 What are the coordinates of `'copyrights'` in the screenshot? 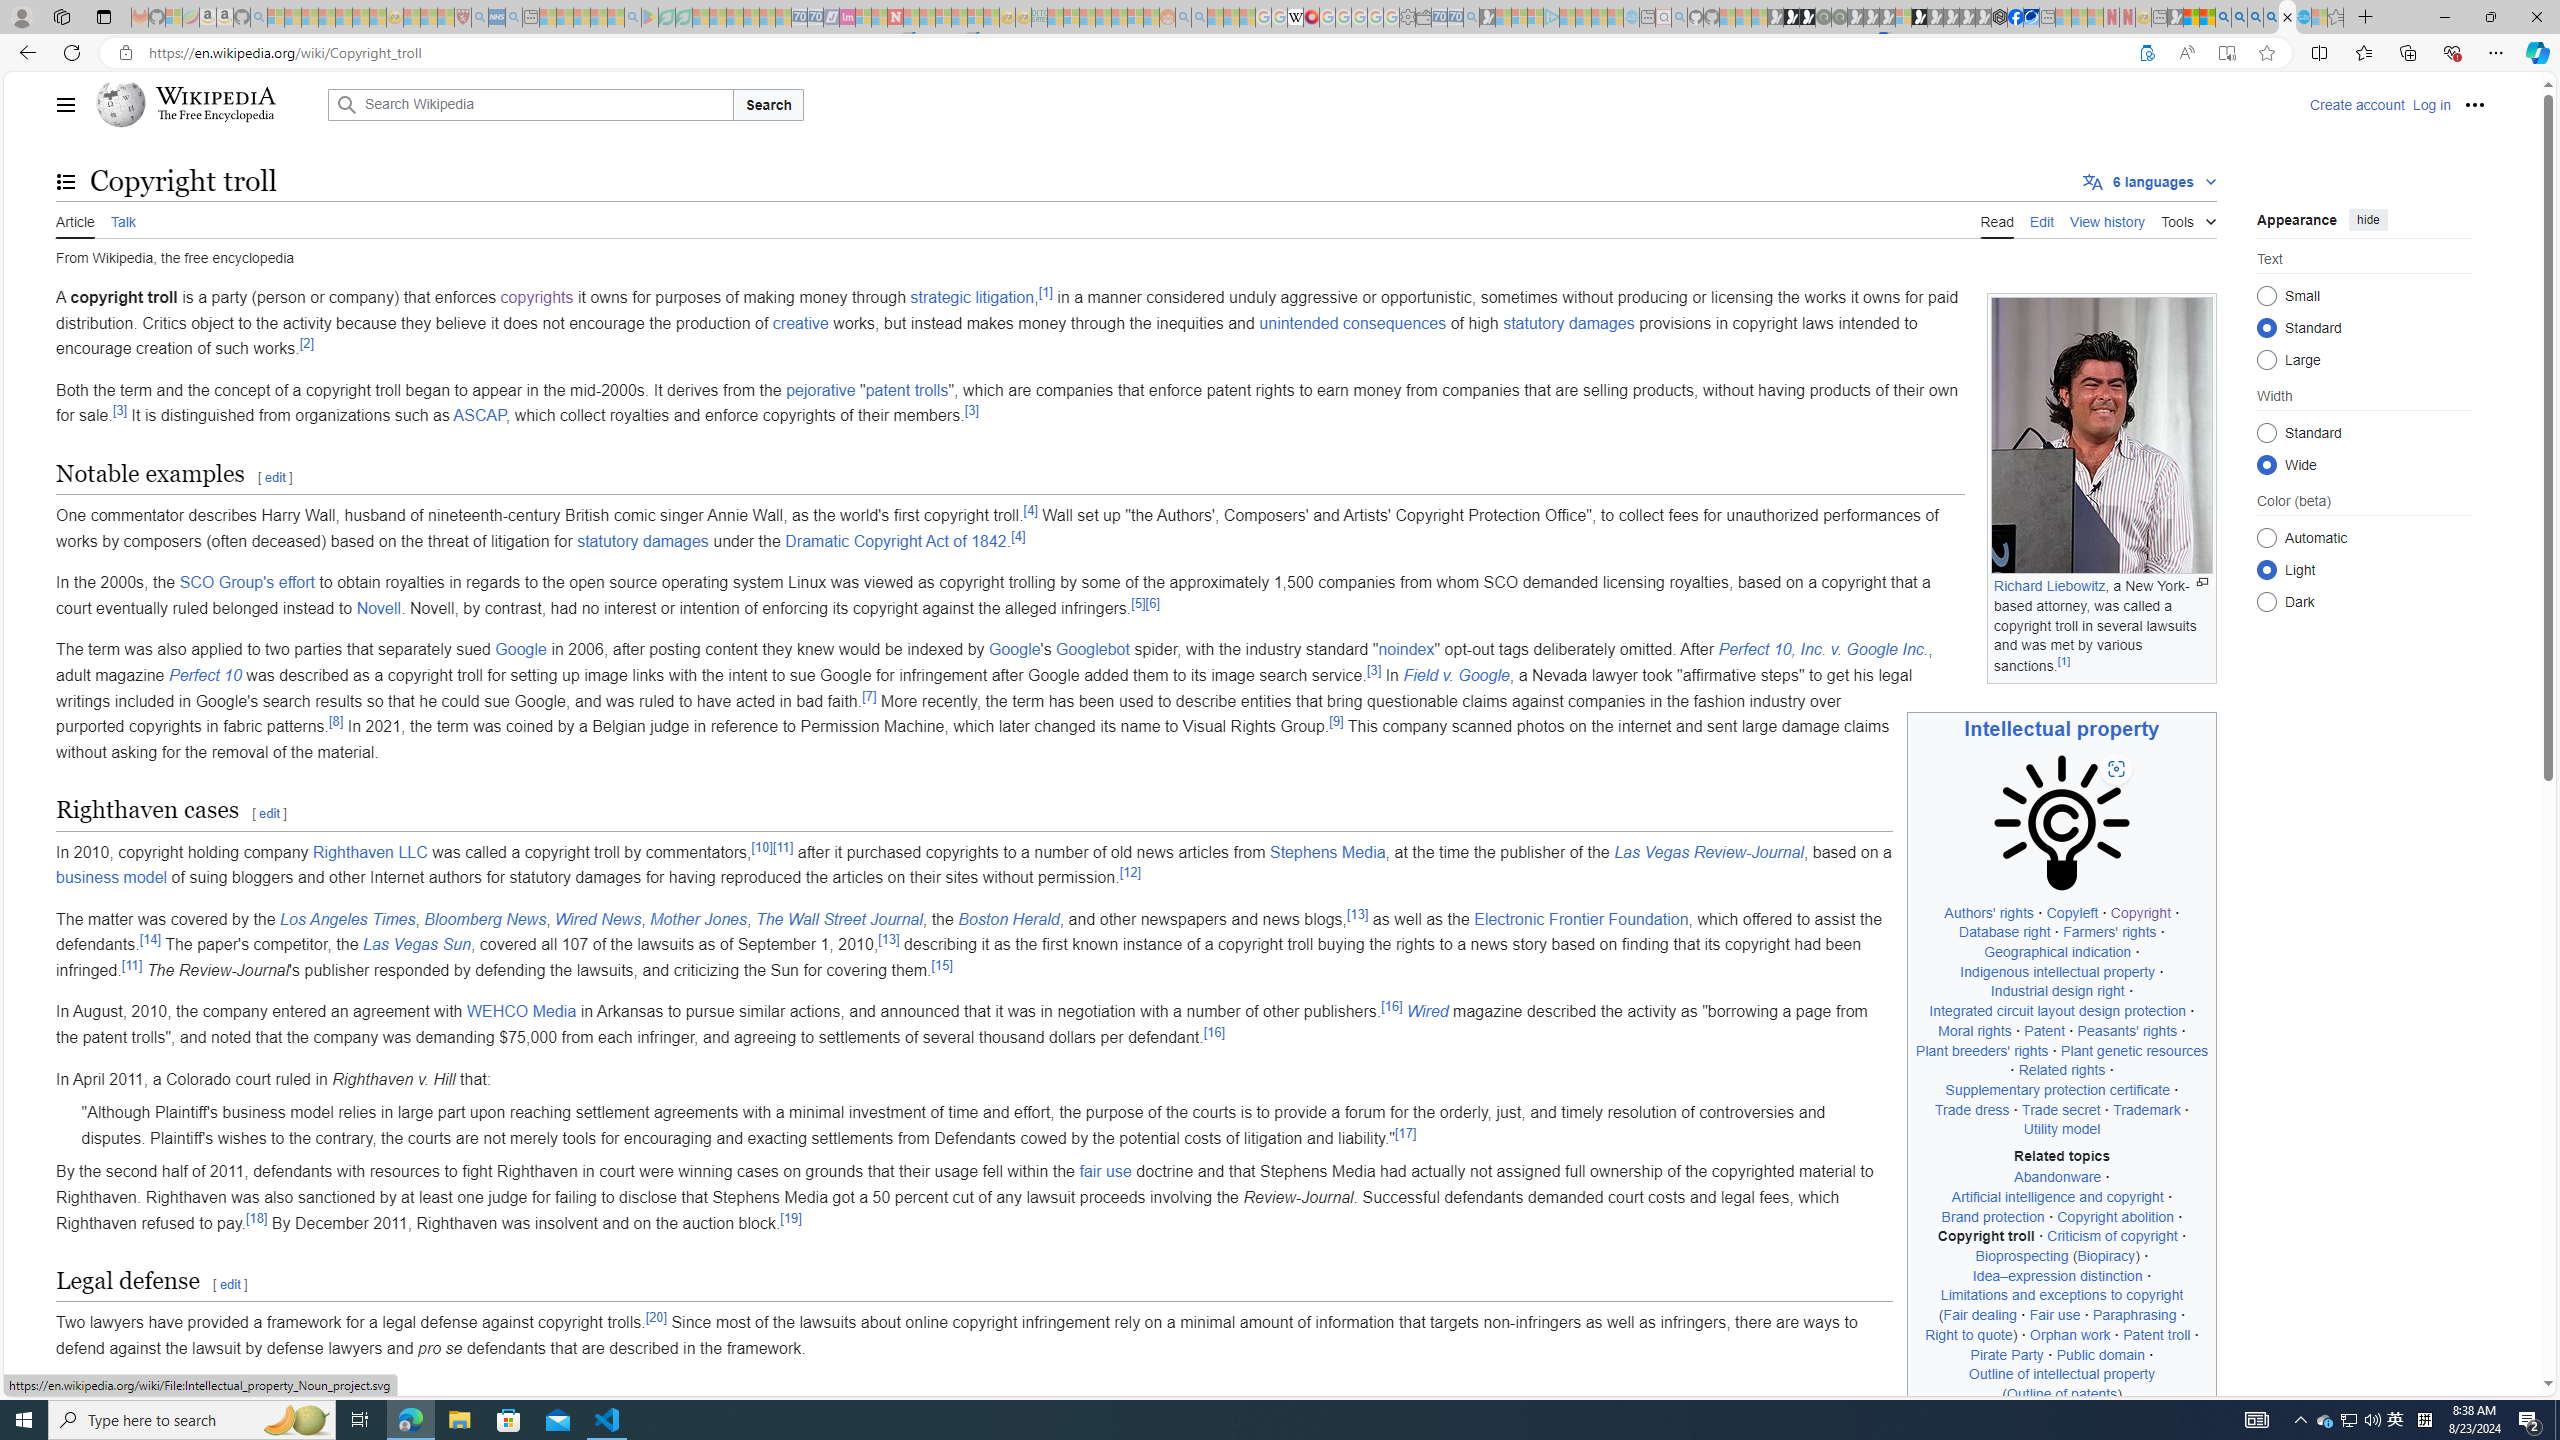 It's located at (535, 298).